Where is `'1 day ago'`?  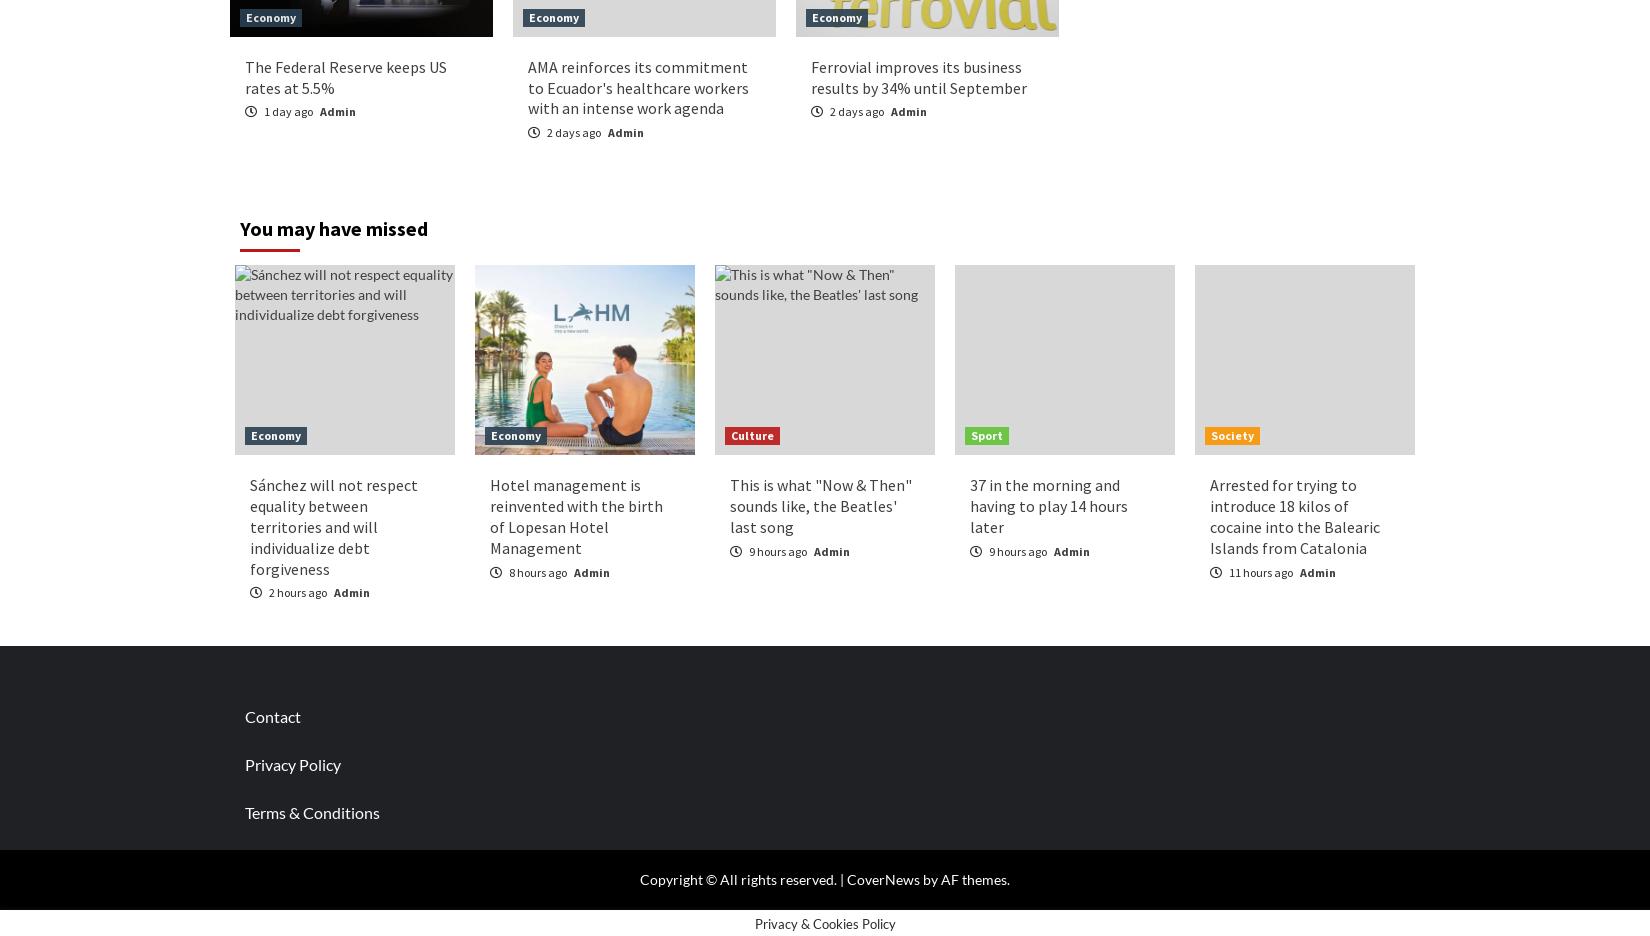
'1 day ago' is located at coordinates (288, 110).